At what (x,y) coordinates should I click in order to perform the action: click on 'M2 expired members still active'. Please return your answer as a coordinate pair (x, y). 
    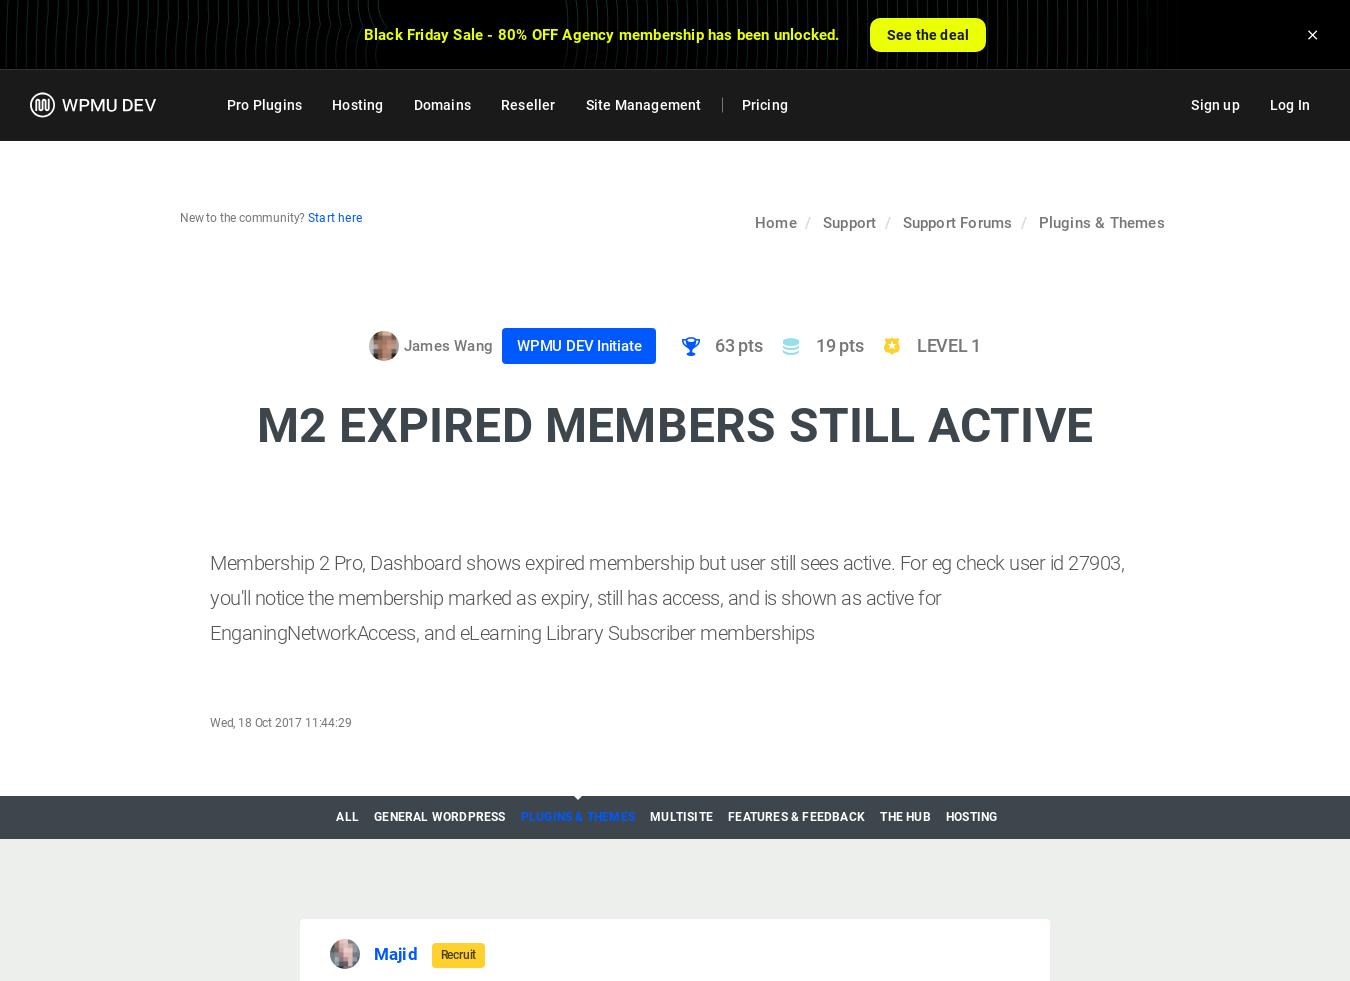
    Looking at the image, I should click on (674, 423).